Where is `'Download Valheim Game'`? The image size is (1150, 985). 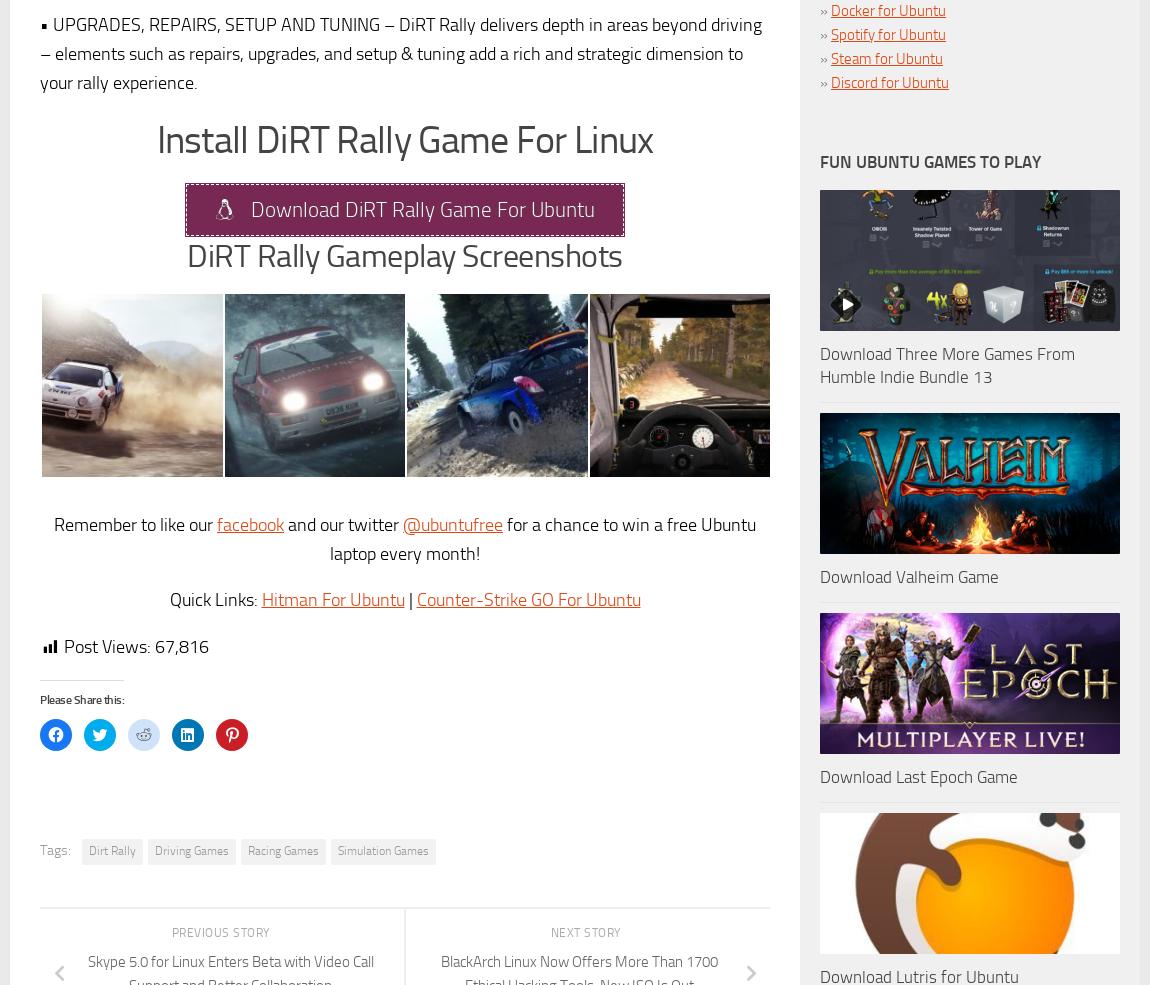 'Download Valheim Game' is located at coordinates (909, 577).